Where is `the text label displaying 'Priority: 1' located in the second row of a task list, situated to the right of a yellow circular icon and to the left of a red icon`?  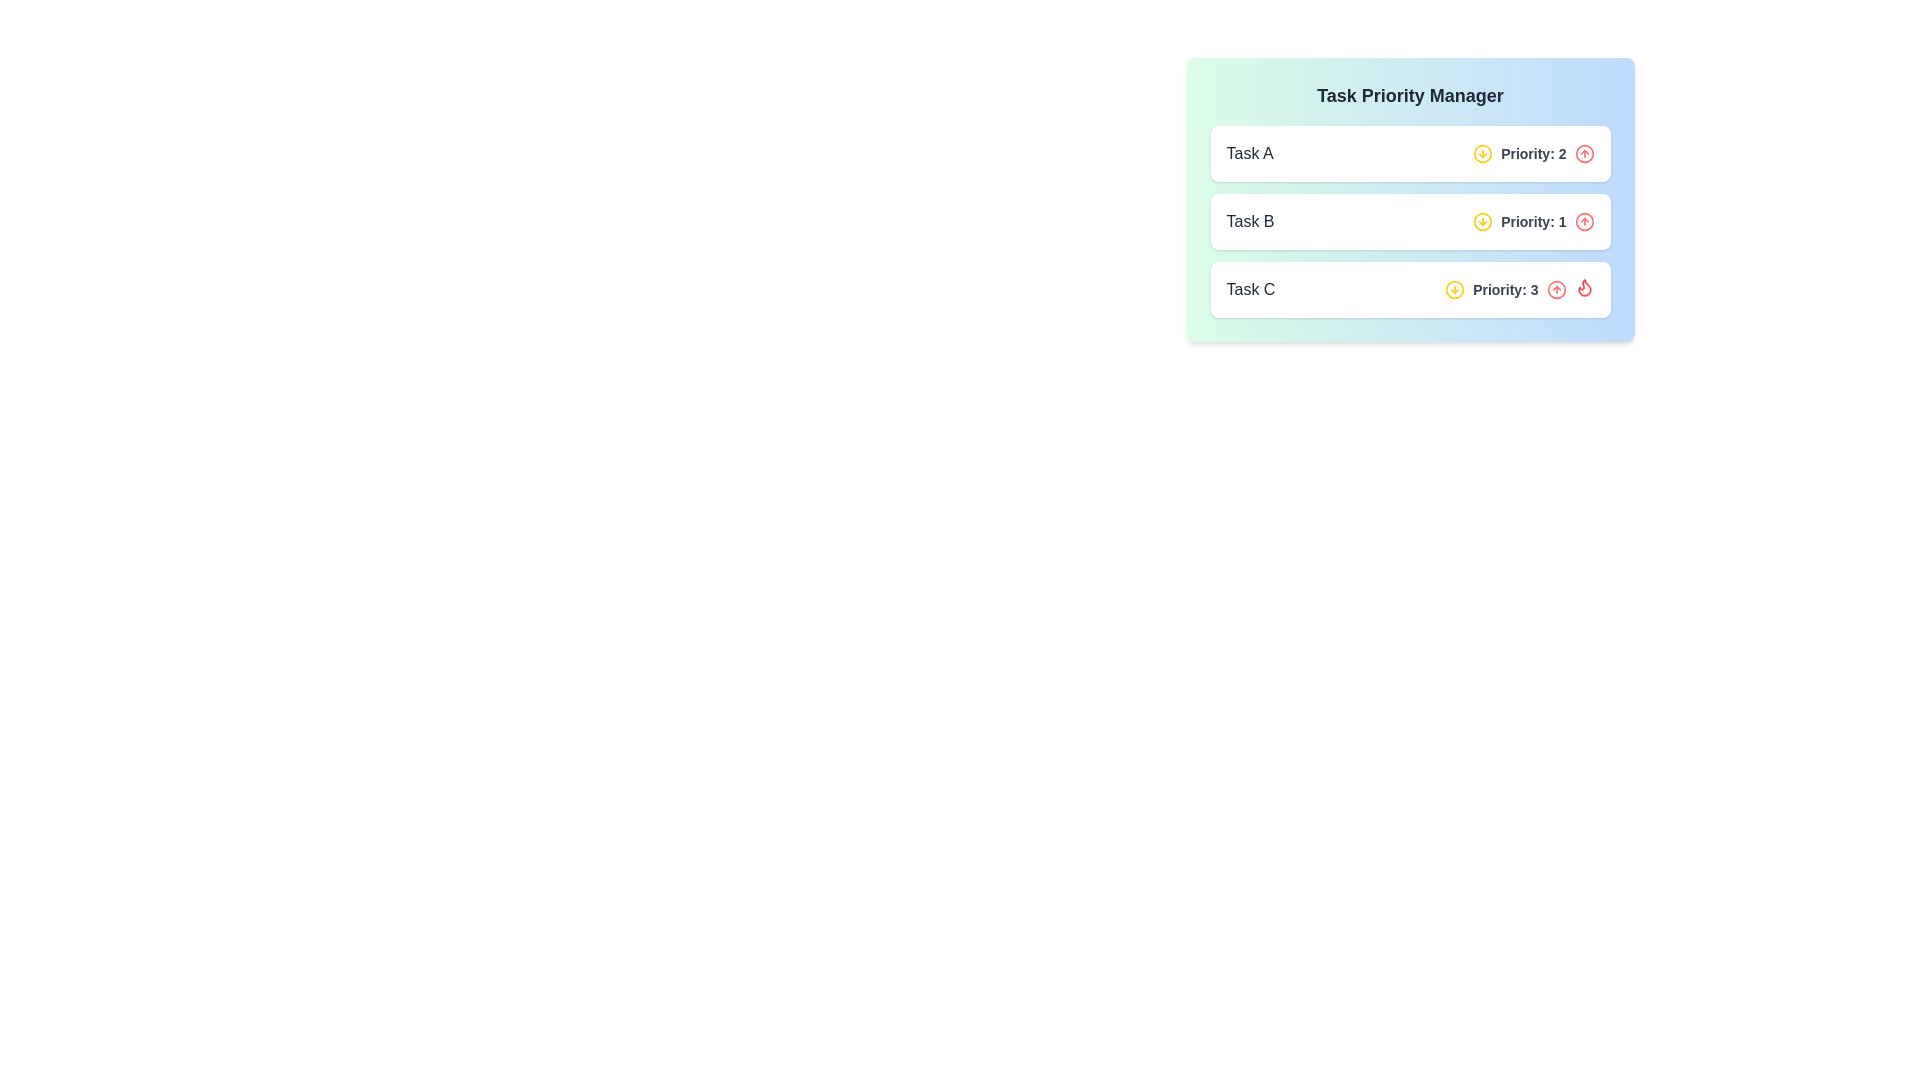 the text label displaying 'Priority: 1' located in the second row of a task list, situated to the right of a yellow circular icon and to the left of a red icon is located at coordinates (1532, 222).